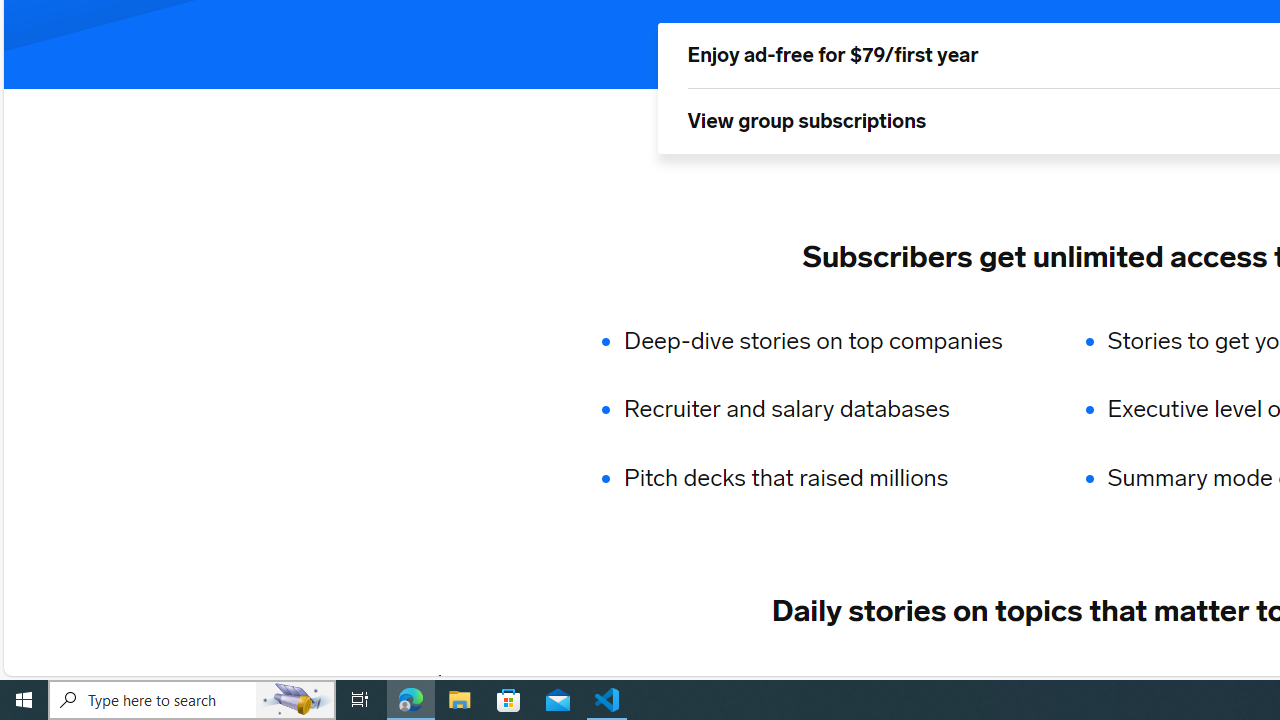 The image size is (1280, 720). I want to click on 'Deep-dive stories on top companies', so click(826, 339).